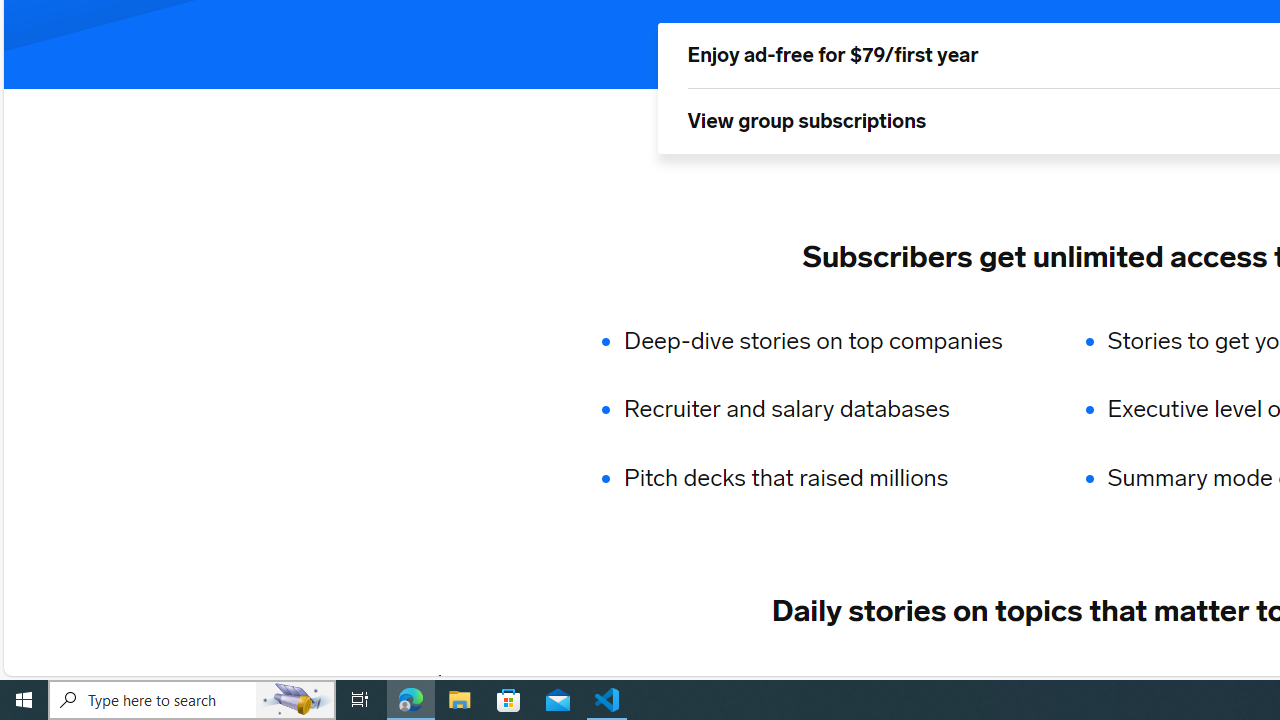 The image size is (1280, 720). I want to click on 'Deep-dive stories on top companies', so click(826, 339).